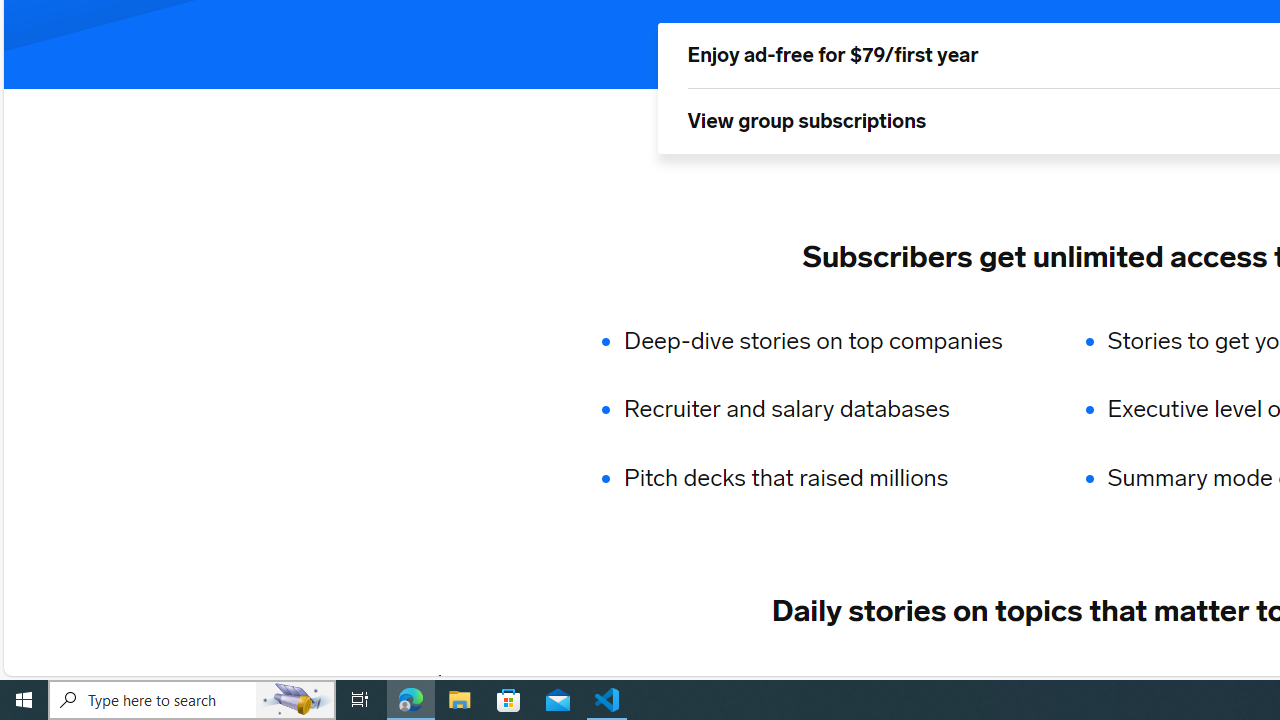 The image size is (1280, 720). I want to click on 'Deep-dive stories on top companies', so click(826, 339).